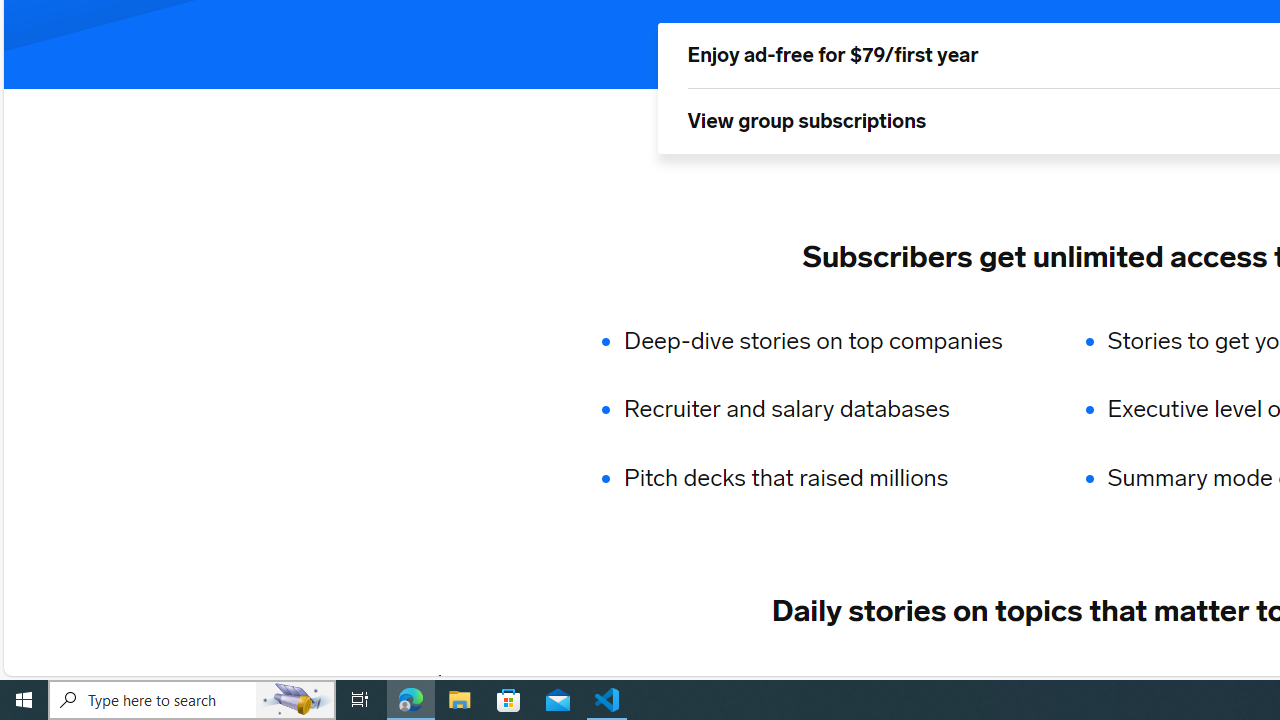 The image size is (1280, 720). I want to click on 'Deep-dive stories on top companies', so click(826, 339).